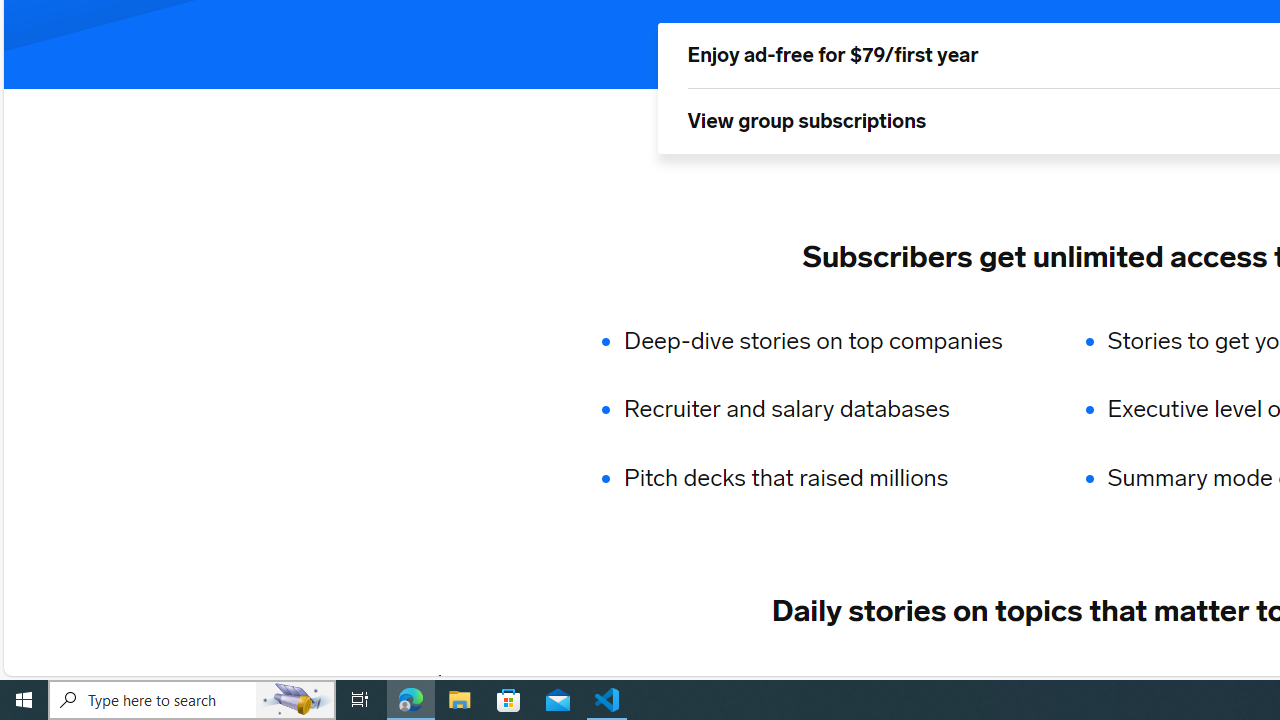 The image size is (1280, 720). I want to click on 'Deep-dive stories on top companies', so click(826, 339).